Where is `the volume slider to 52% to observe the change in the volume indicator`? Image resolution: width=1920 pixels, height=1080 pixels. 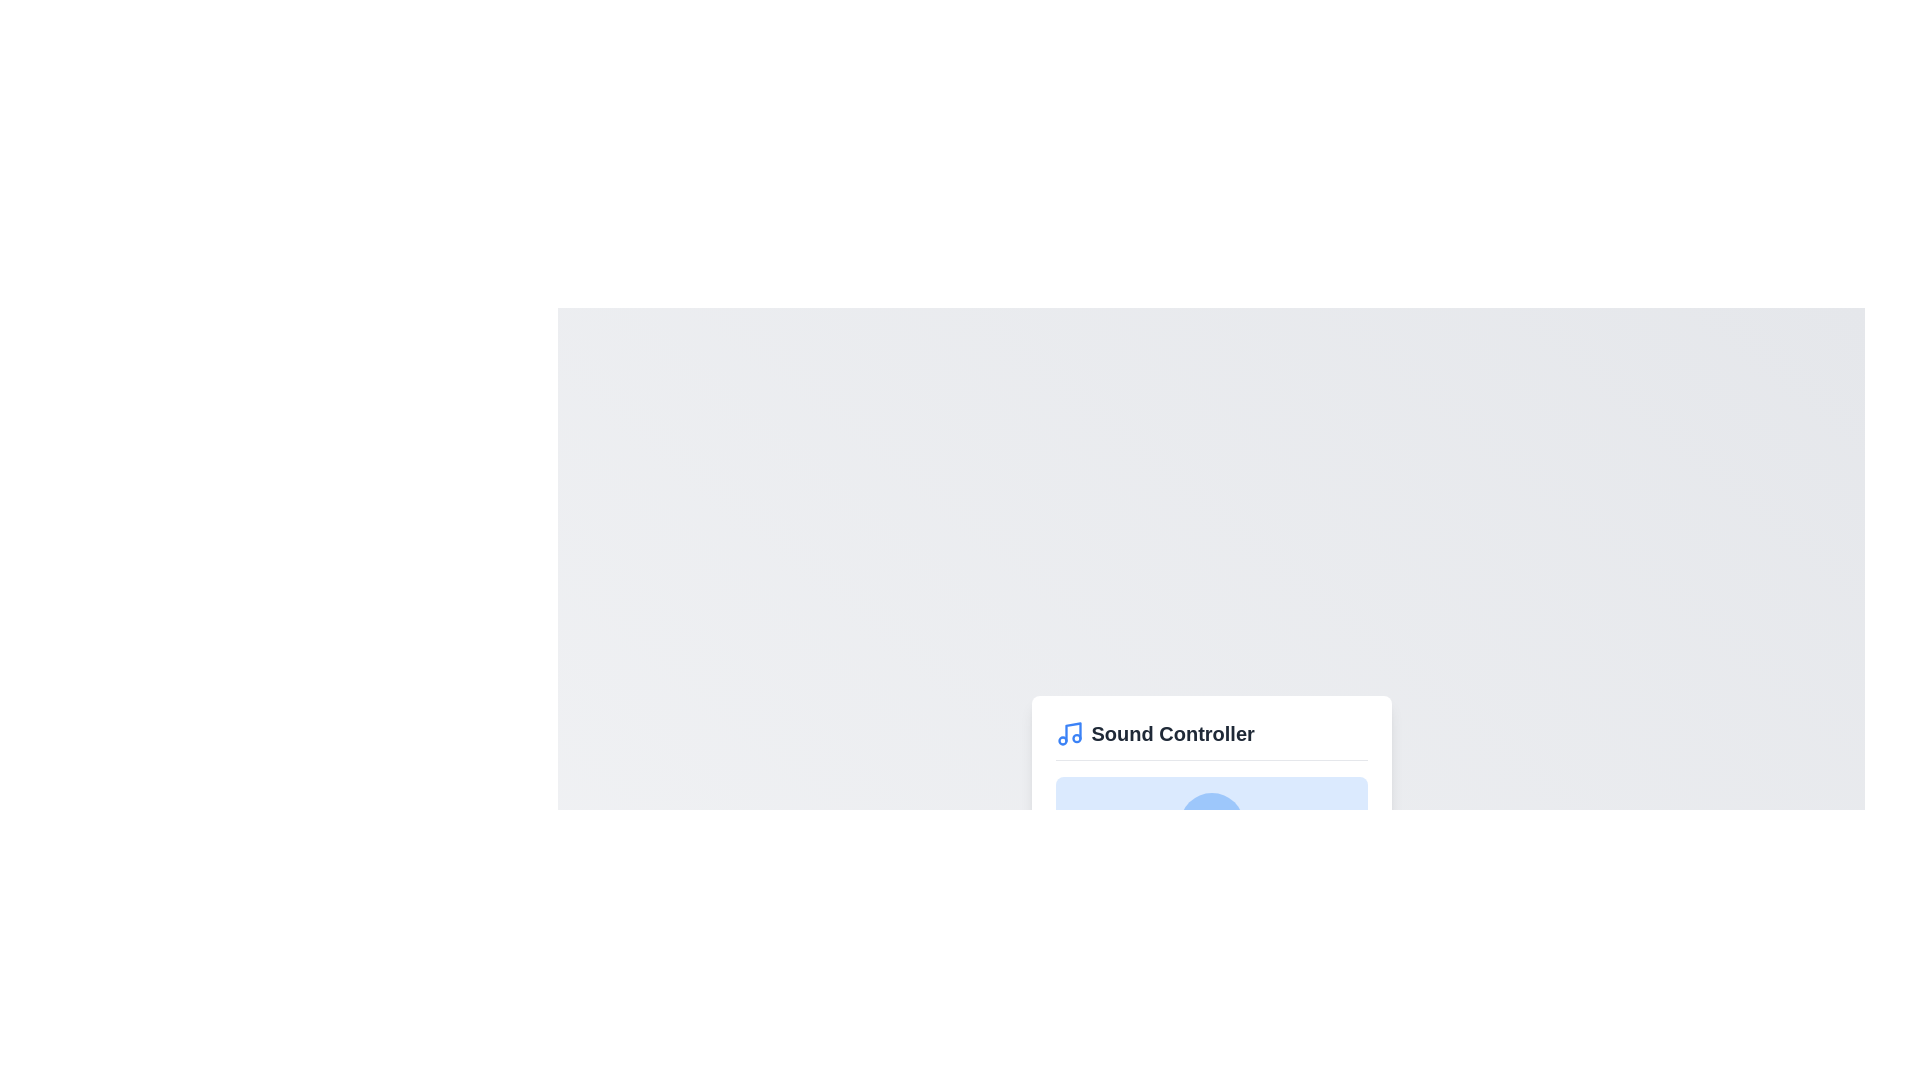
the volume slider to 52% to observe the change in the volume indicator is located at coordinates (1216, 896).